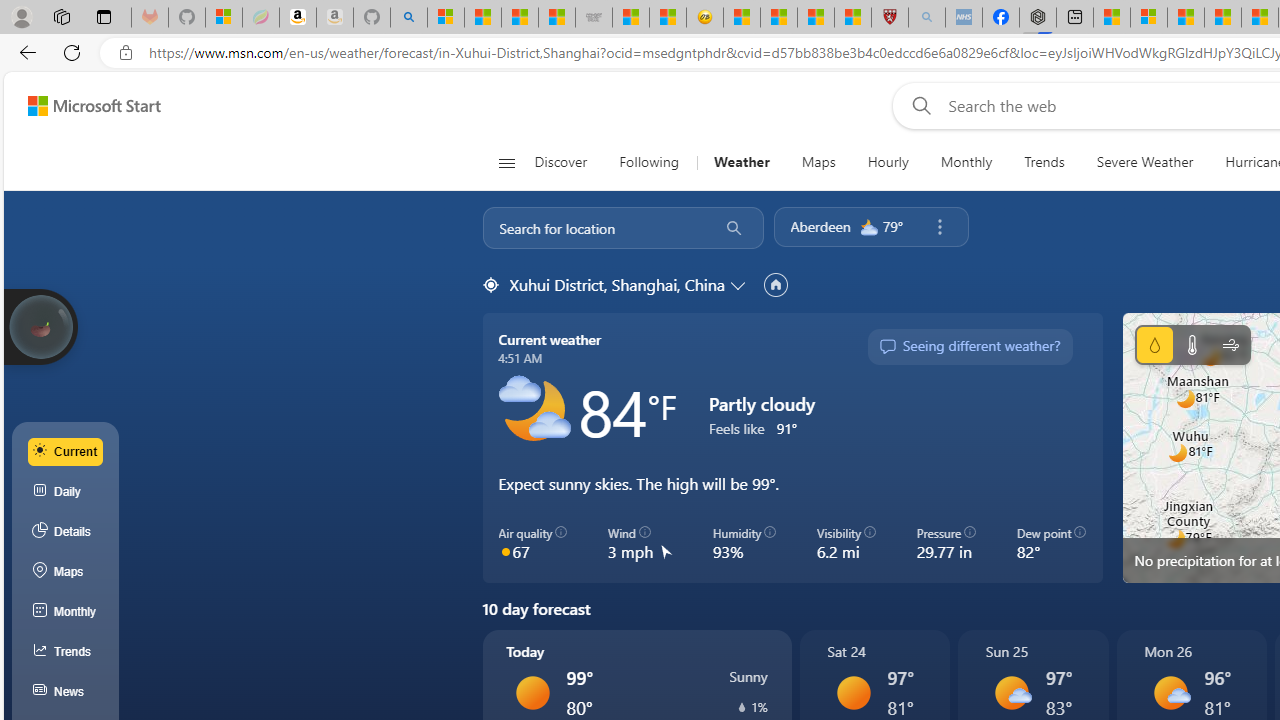 The height and width of the screenshot is (720, 1280). What do you see at coordinates (1038, 17) in the screenshot?
I see `'Nordace - Nordace Siena Is Not An Ordinary Backpack'` at bounding box center [1038, 17].